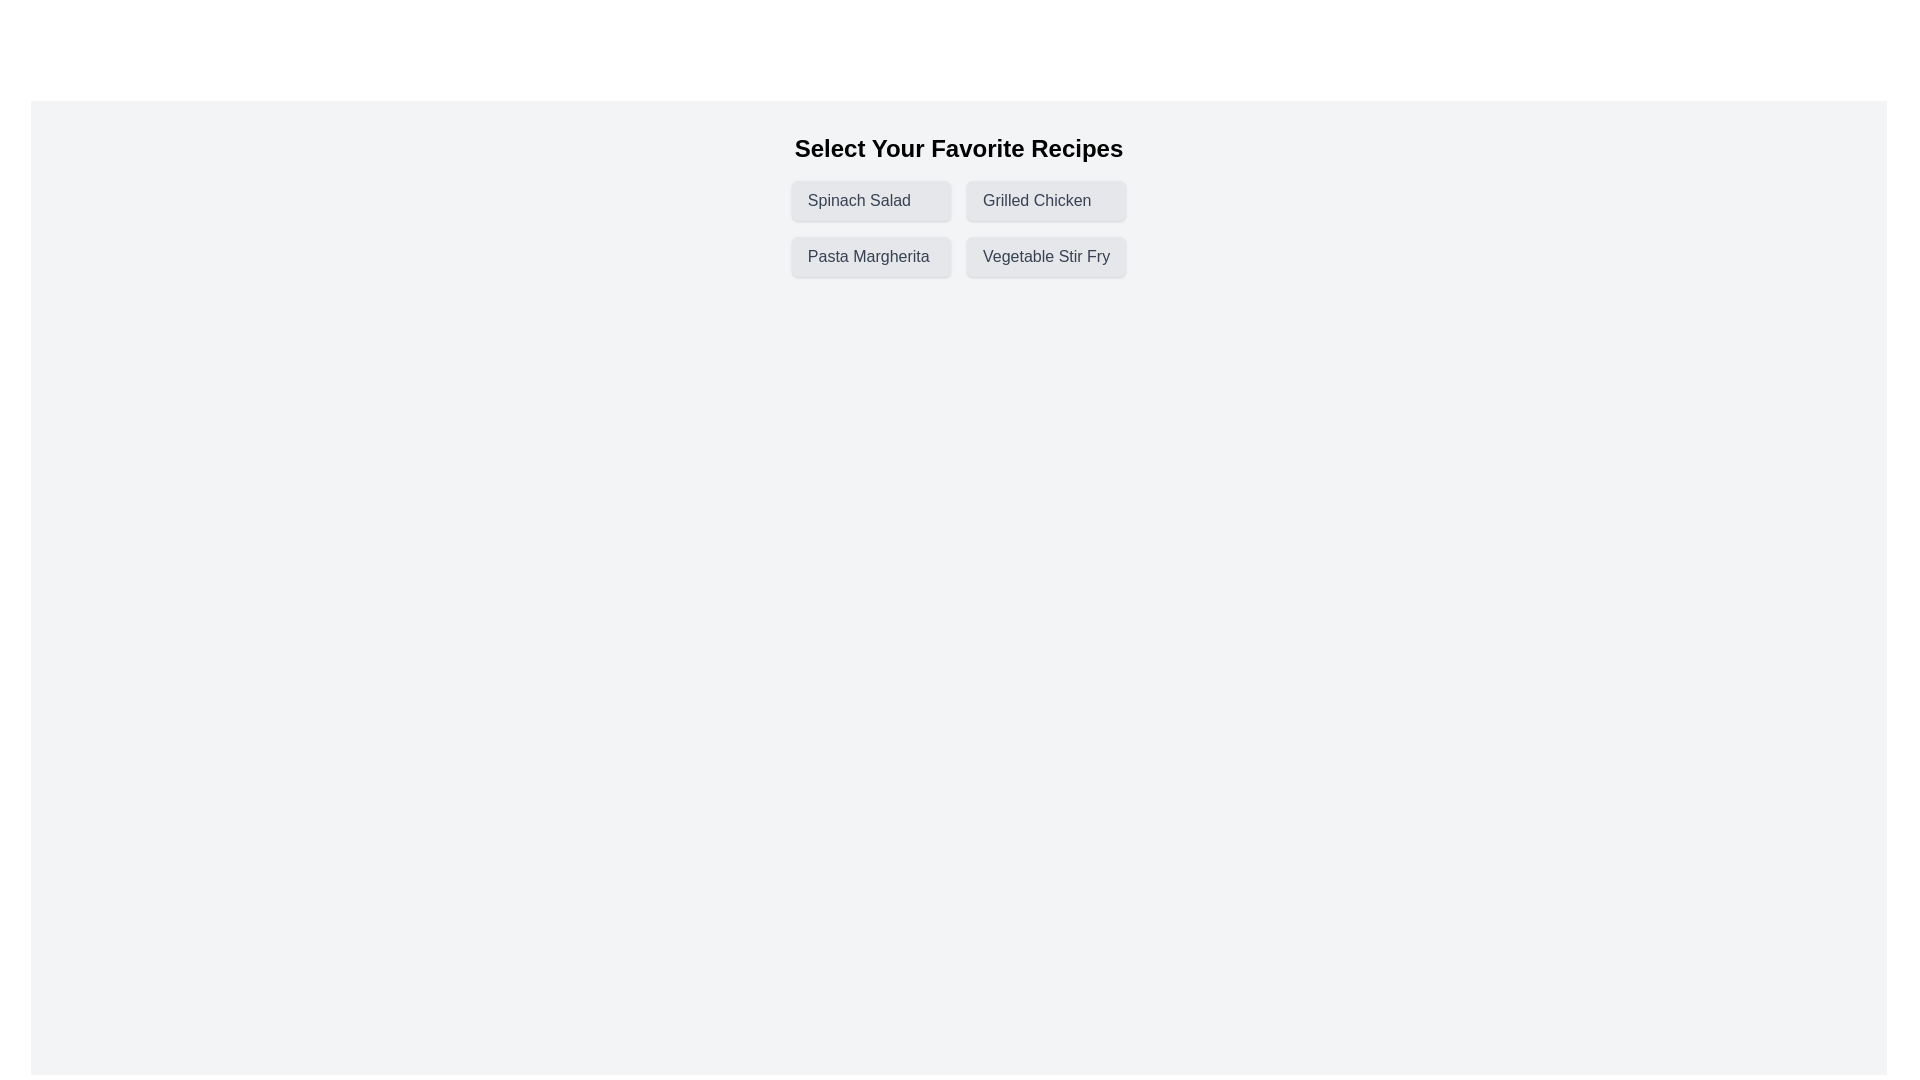 This screenshot has height=1080, width=1920. What do you see at coordinates (870, 256) in the screenshot?
I see `the recipe card labeled 'Pasta Margherita' to observe the visual feedback` at bounding box center [870, 256].